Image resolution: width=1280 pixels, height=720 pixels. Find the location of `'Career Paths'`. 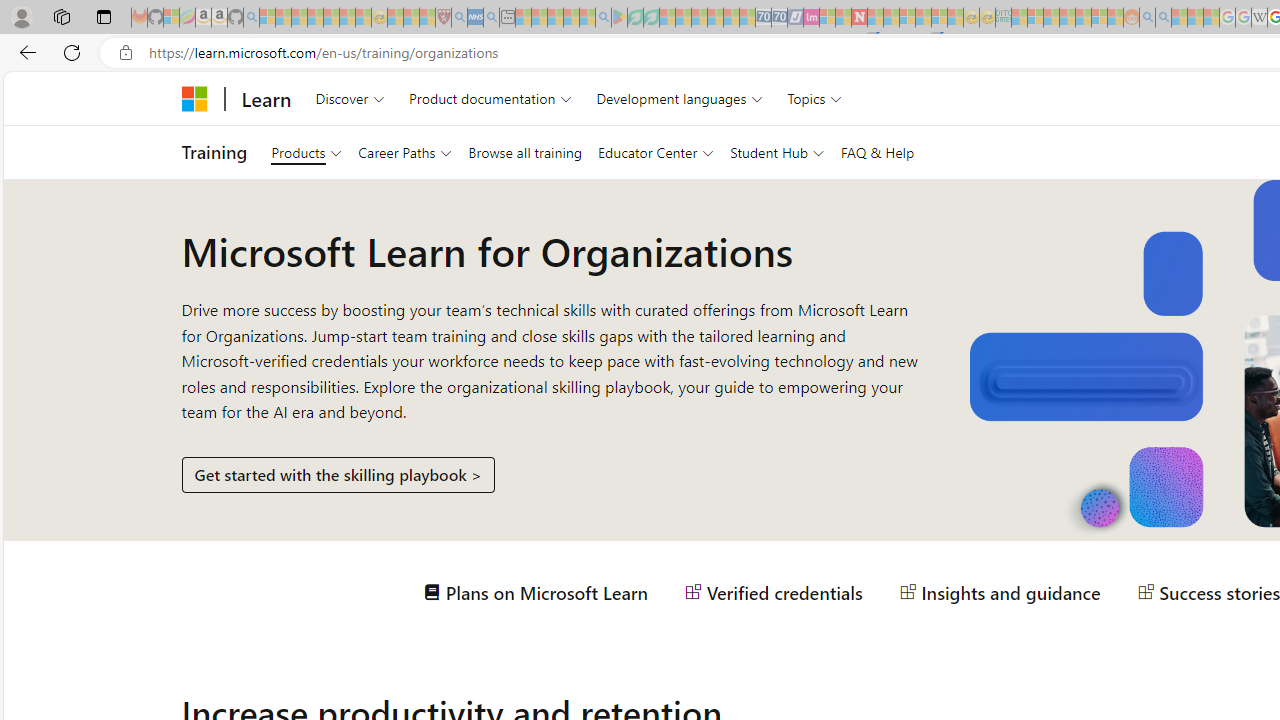

'Career Paths' is located at coordinates (404, 151).